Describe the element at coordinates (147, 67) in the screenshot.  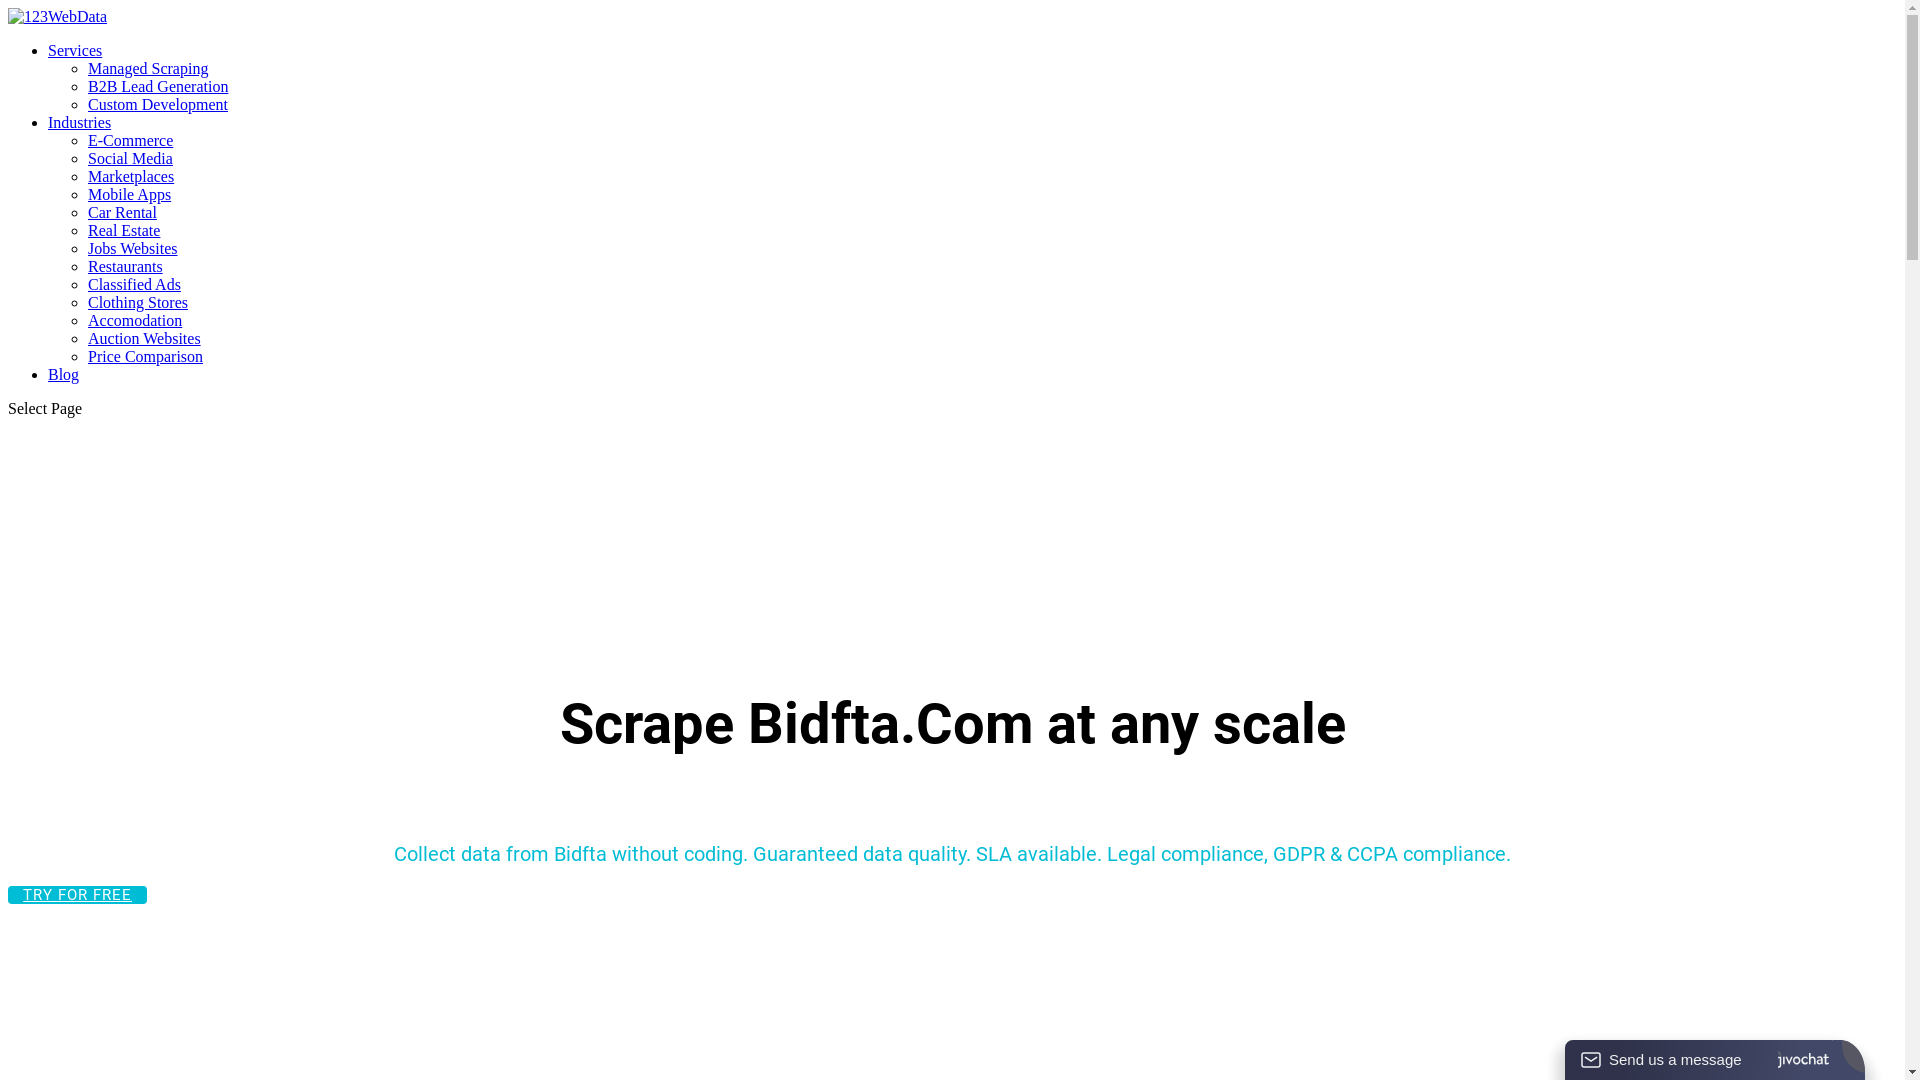
I see `'Managed Scraping'` at that location.